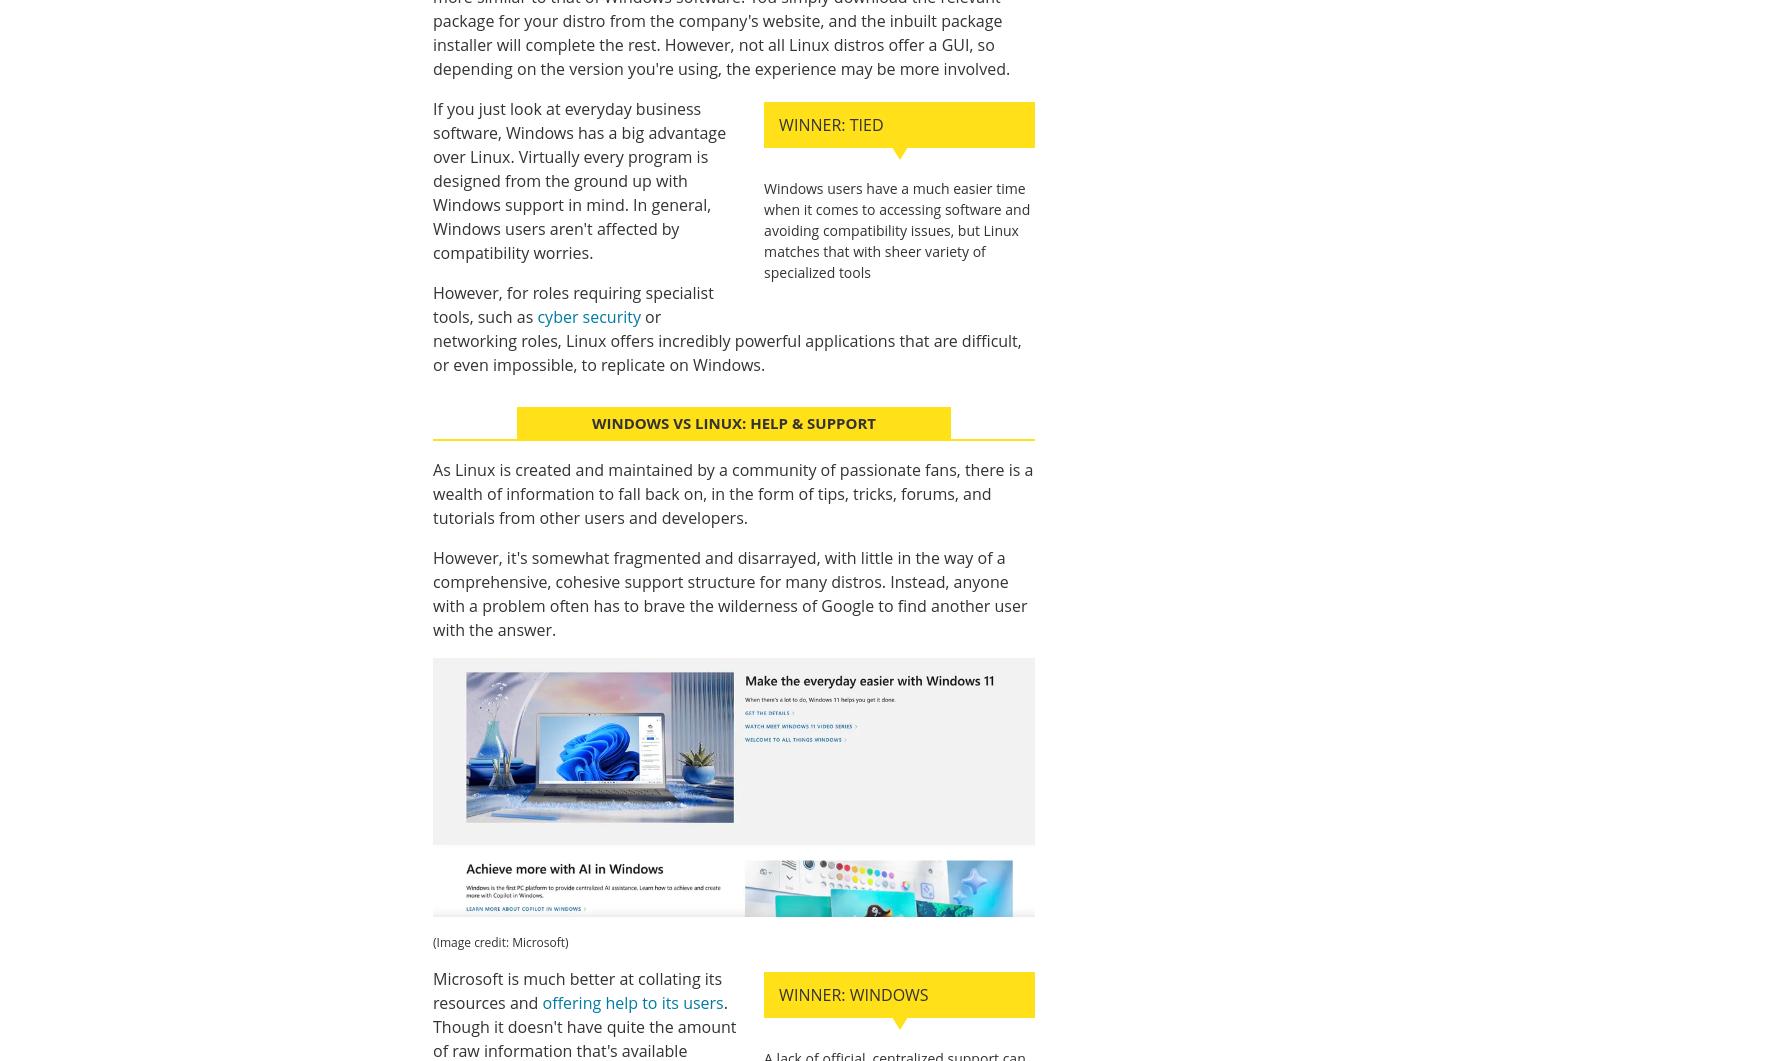  What do you see at coordinates (573, 304) in the screenshot?
I see `'However, for roles requiring specialist tools, such as'` at bounding box center [573, 304].